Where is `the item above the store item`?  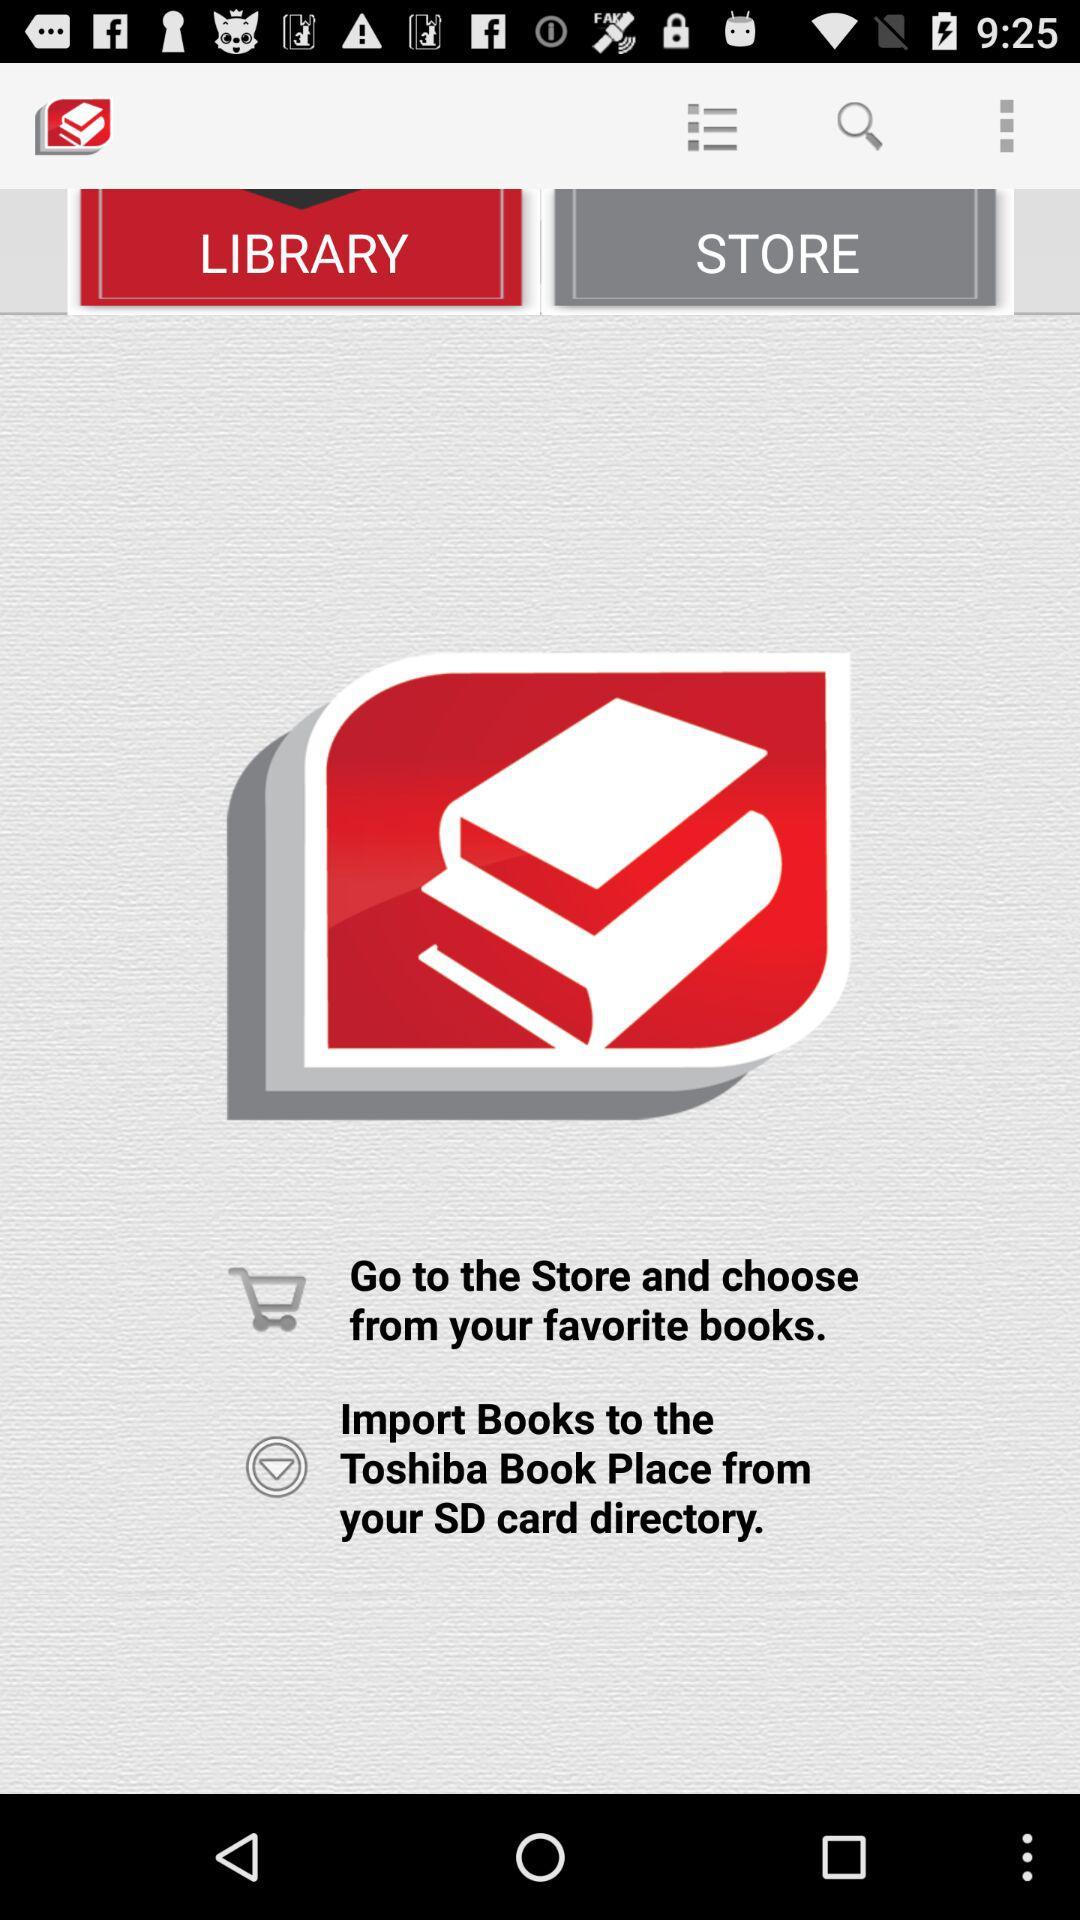
the item above the store item is located at coordinates (858, 124).